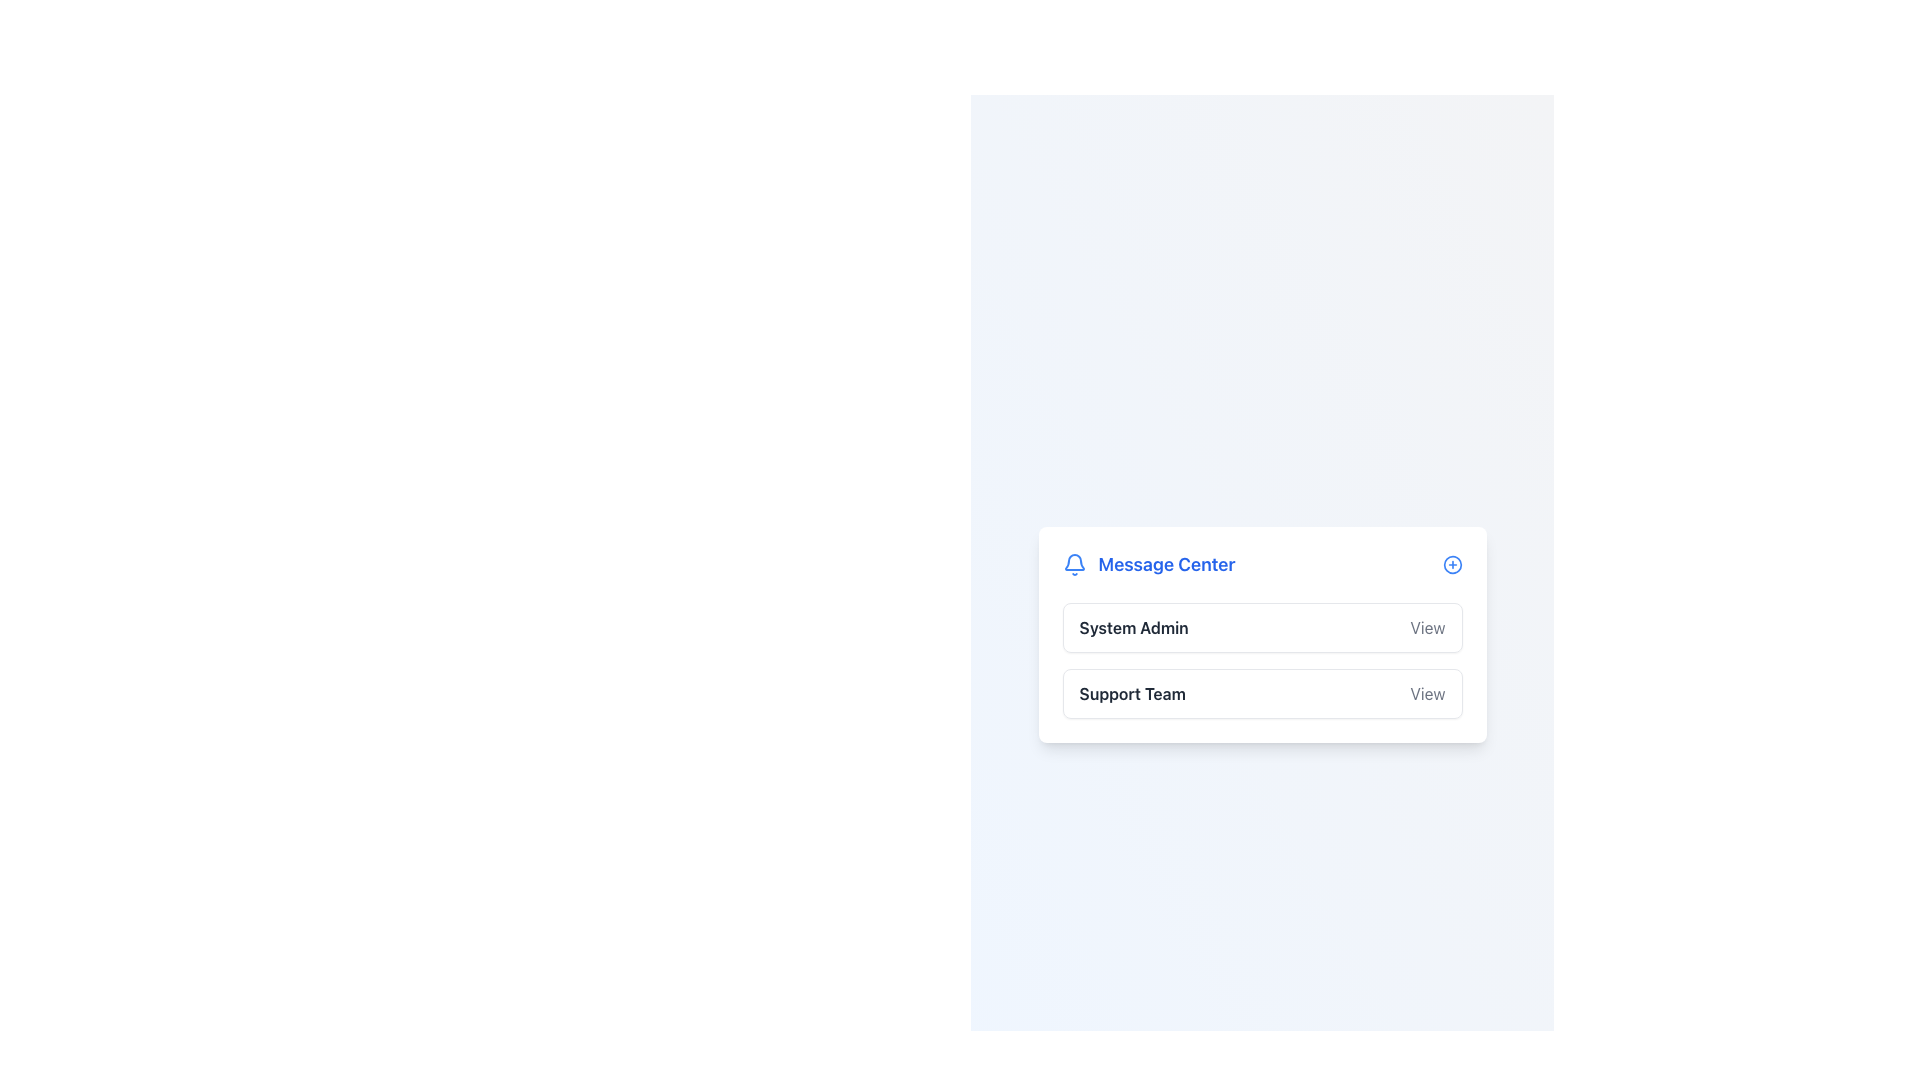 The width and height of the screenshot is (1920, 1080). What do you see at coordinates (1132, 693) in the screenshot?
I see `the 'Support Team' text label, which is styled in bold dark gray and positioned in the lower part of the 'Message Center' card, below 'System Admin' and to the left of the 'View' link` at bounding box center [1132, 693].